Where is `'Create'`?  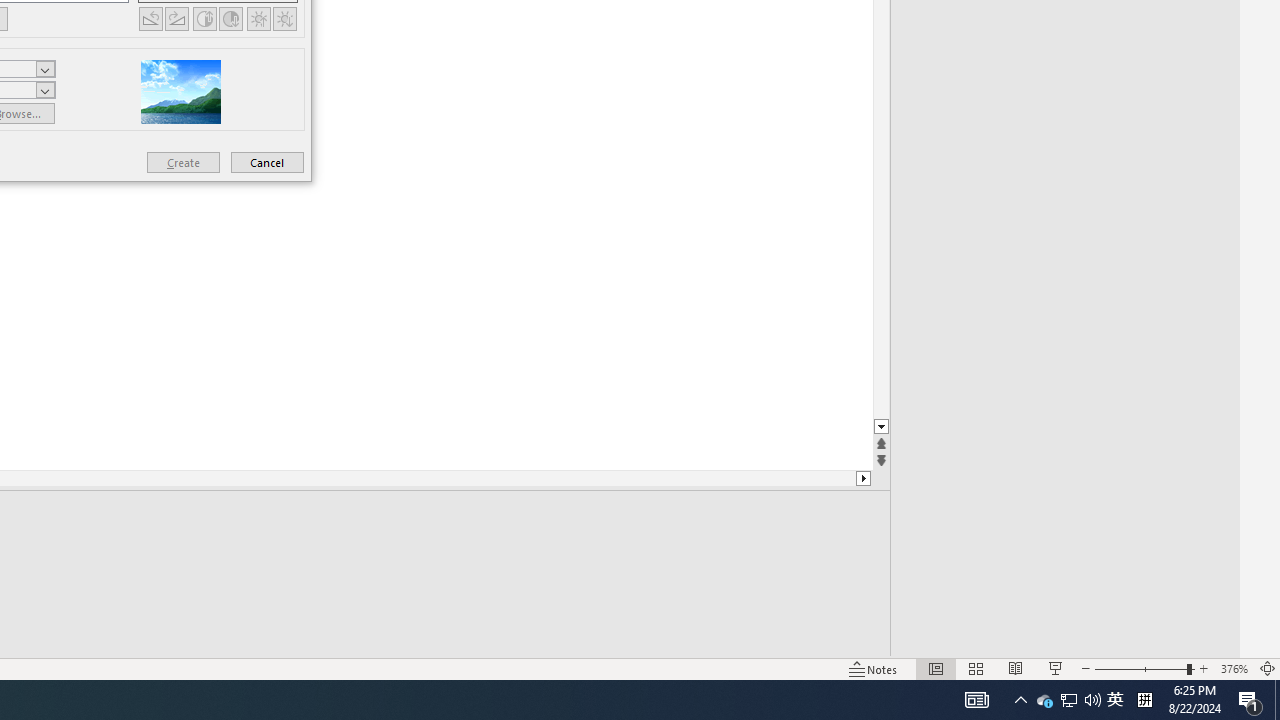
'Create' is located at coordinates (183, 161).